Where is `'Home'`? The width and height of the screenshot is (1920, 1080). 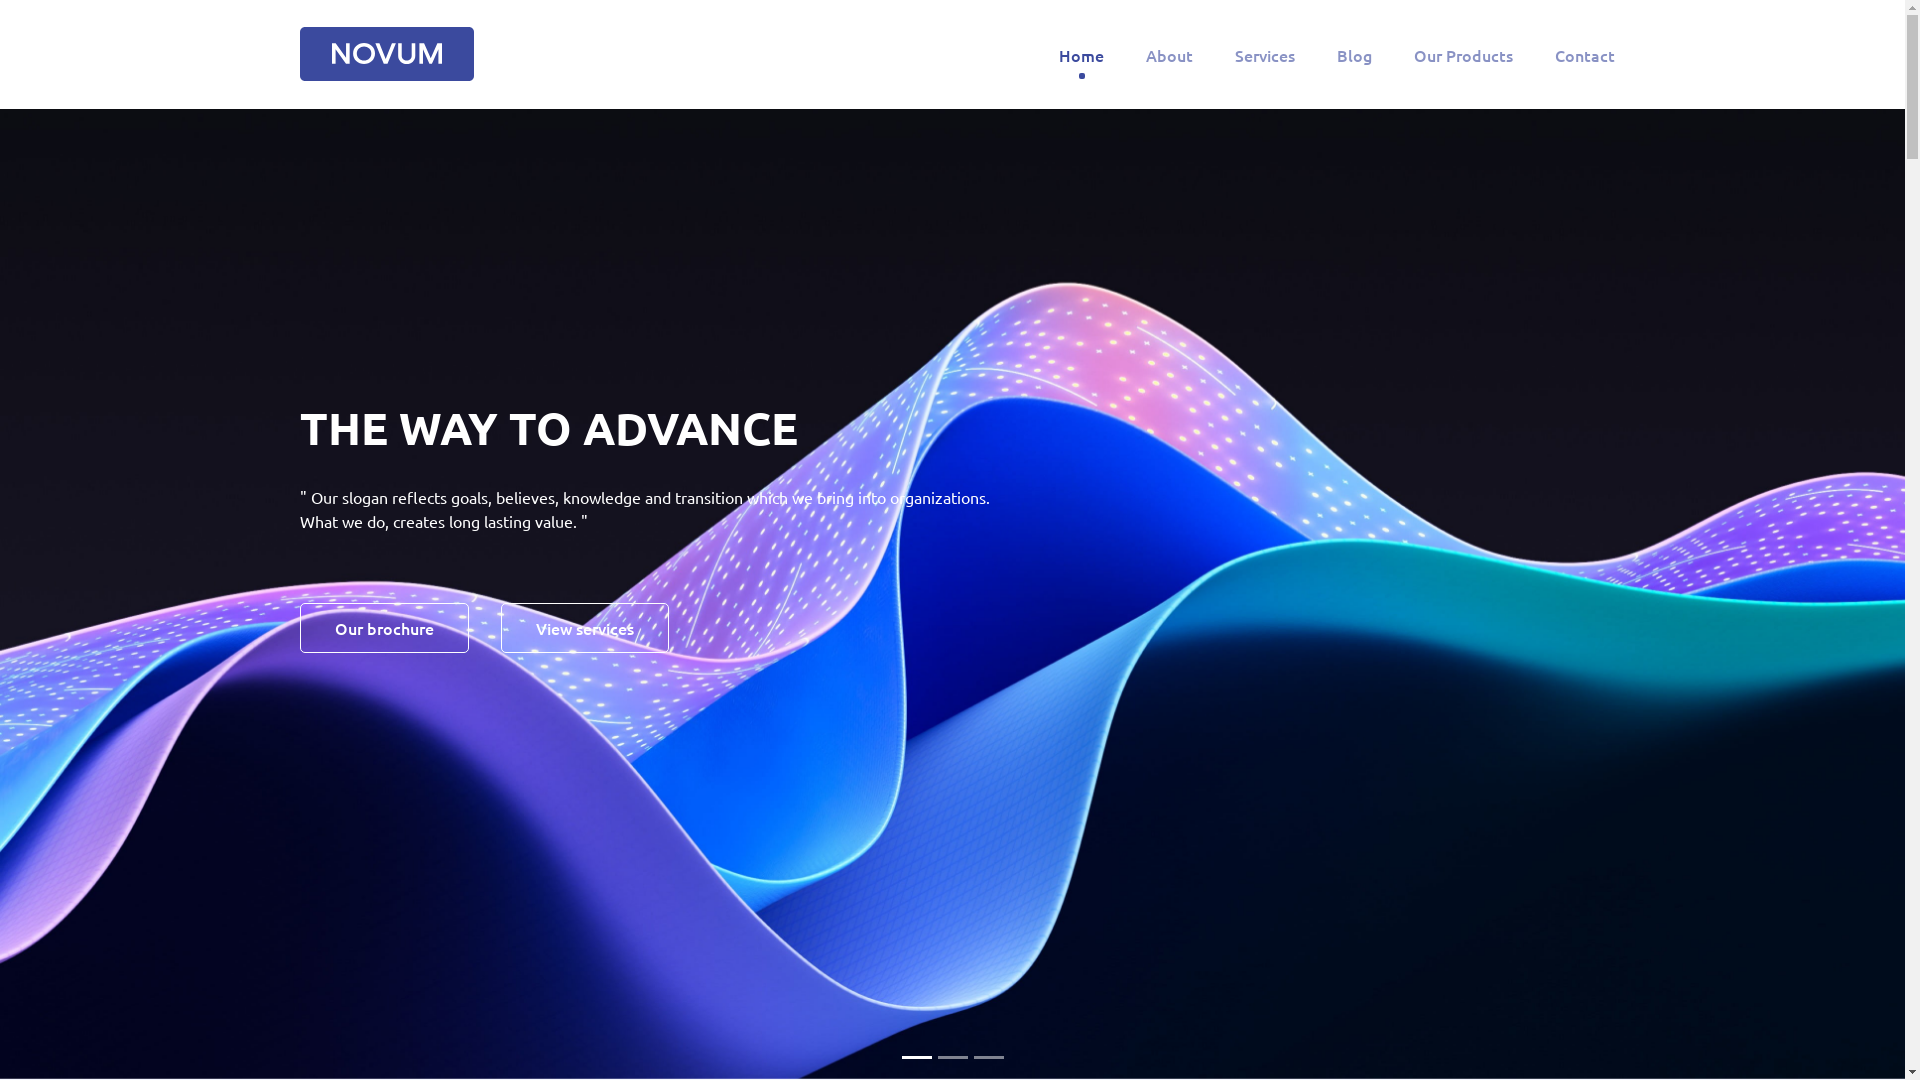 'Home' is located at coordinates (1053, 53).